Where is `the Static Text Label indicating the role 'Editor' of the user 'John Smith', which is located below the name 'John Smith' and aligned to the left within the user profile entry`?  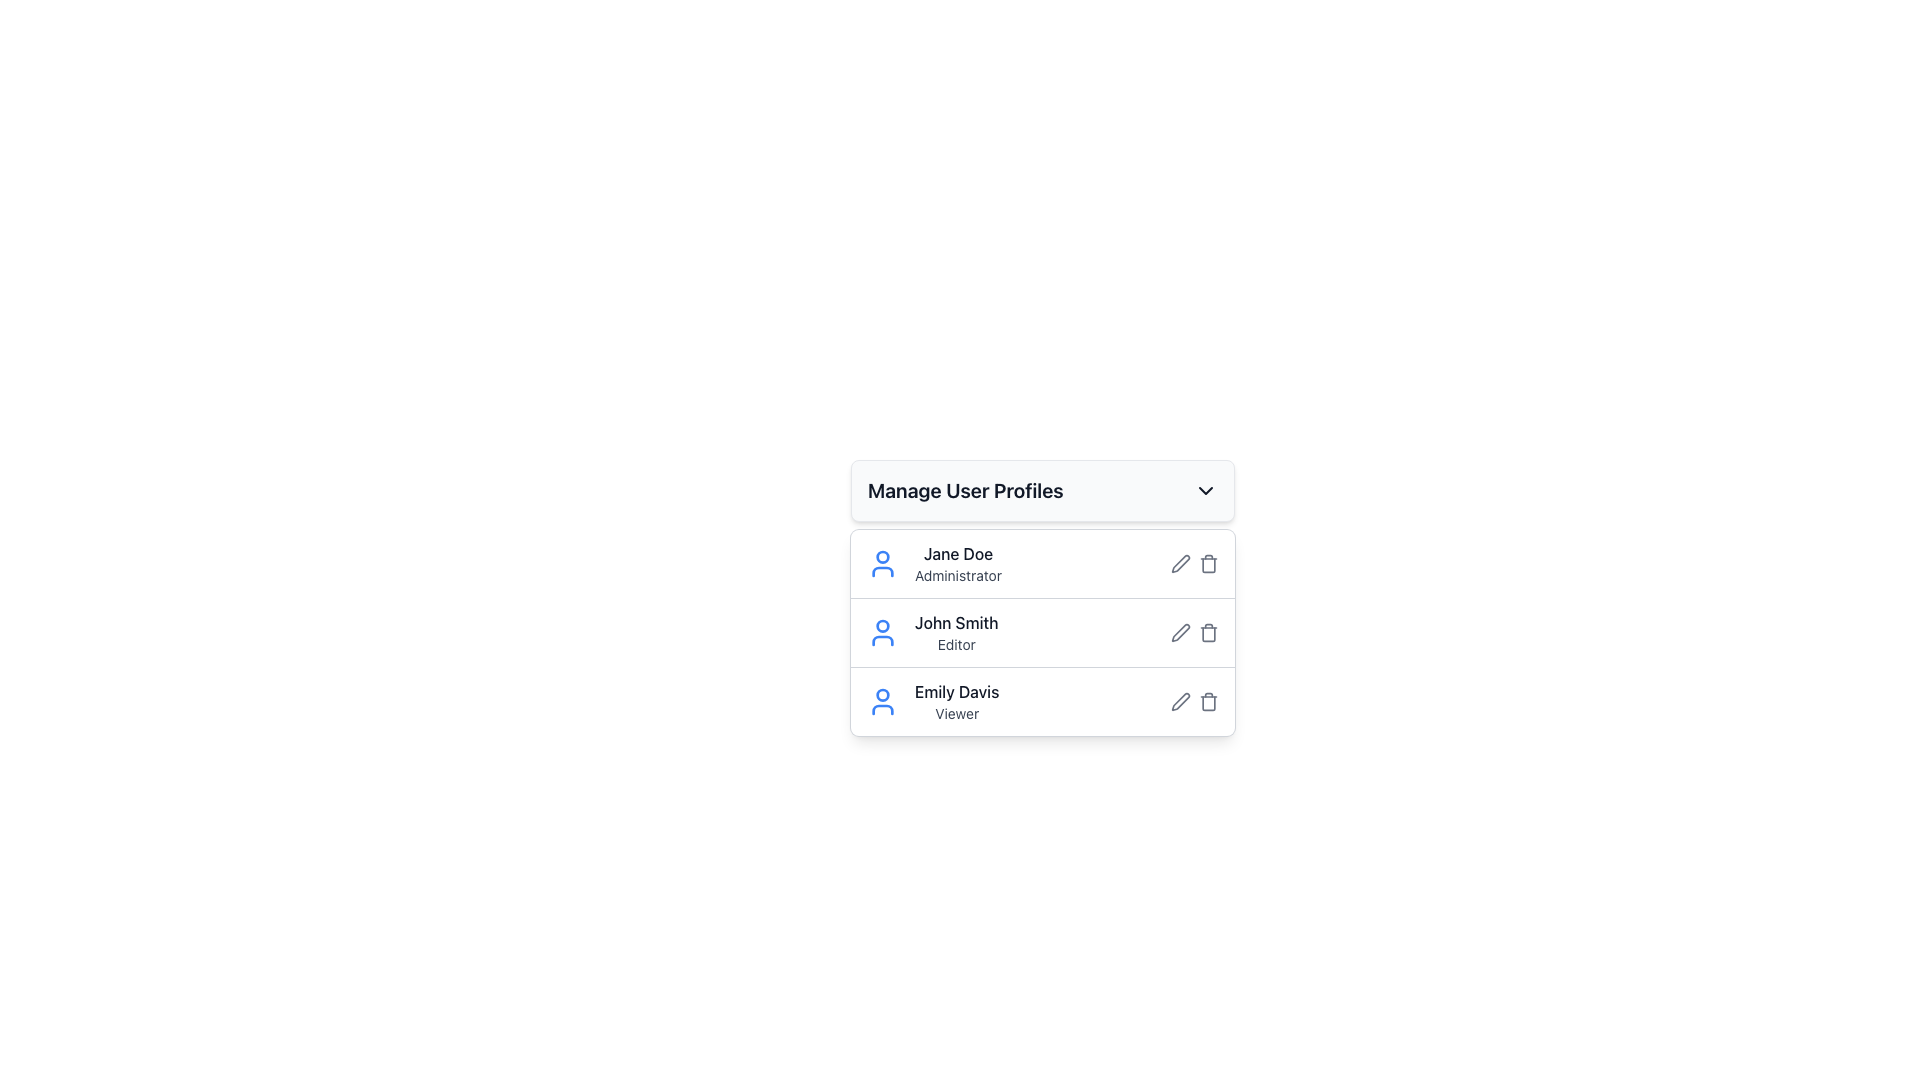
the Static Text Label indicating the role 'Editor' of the user 'John Smith', which is located below the name 'John Smith' and aligned to the left within the user profile entry is located at coordinates (955, 644).